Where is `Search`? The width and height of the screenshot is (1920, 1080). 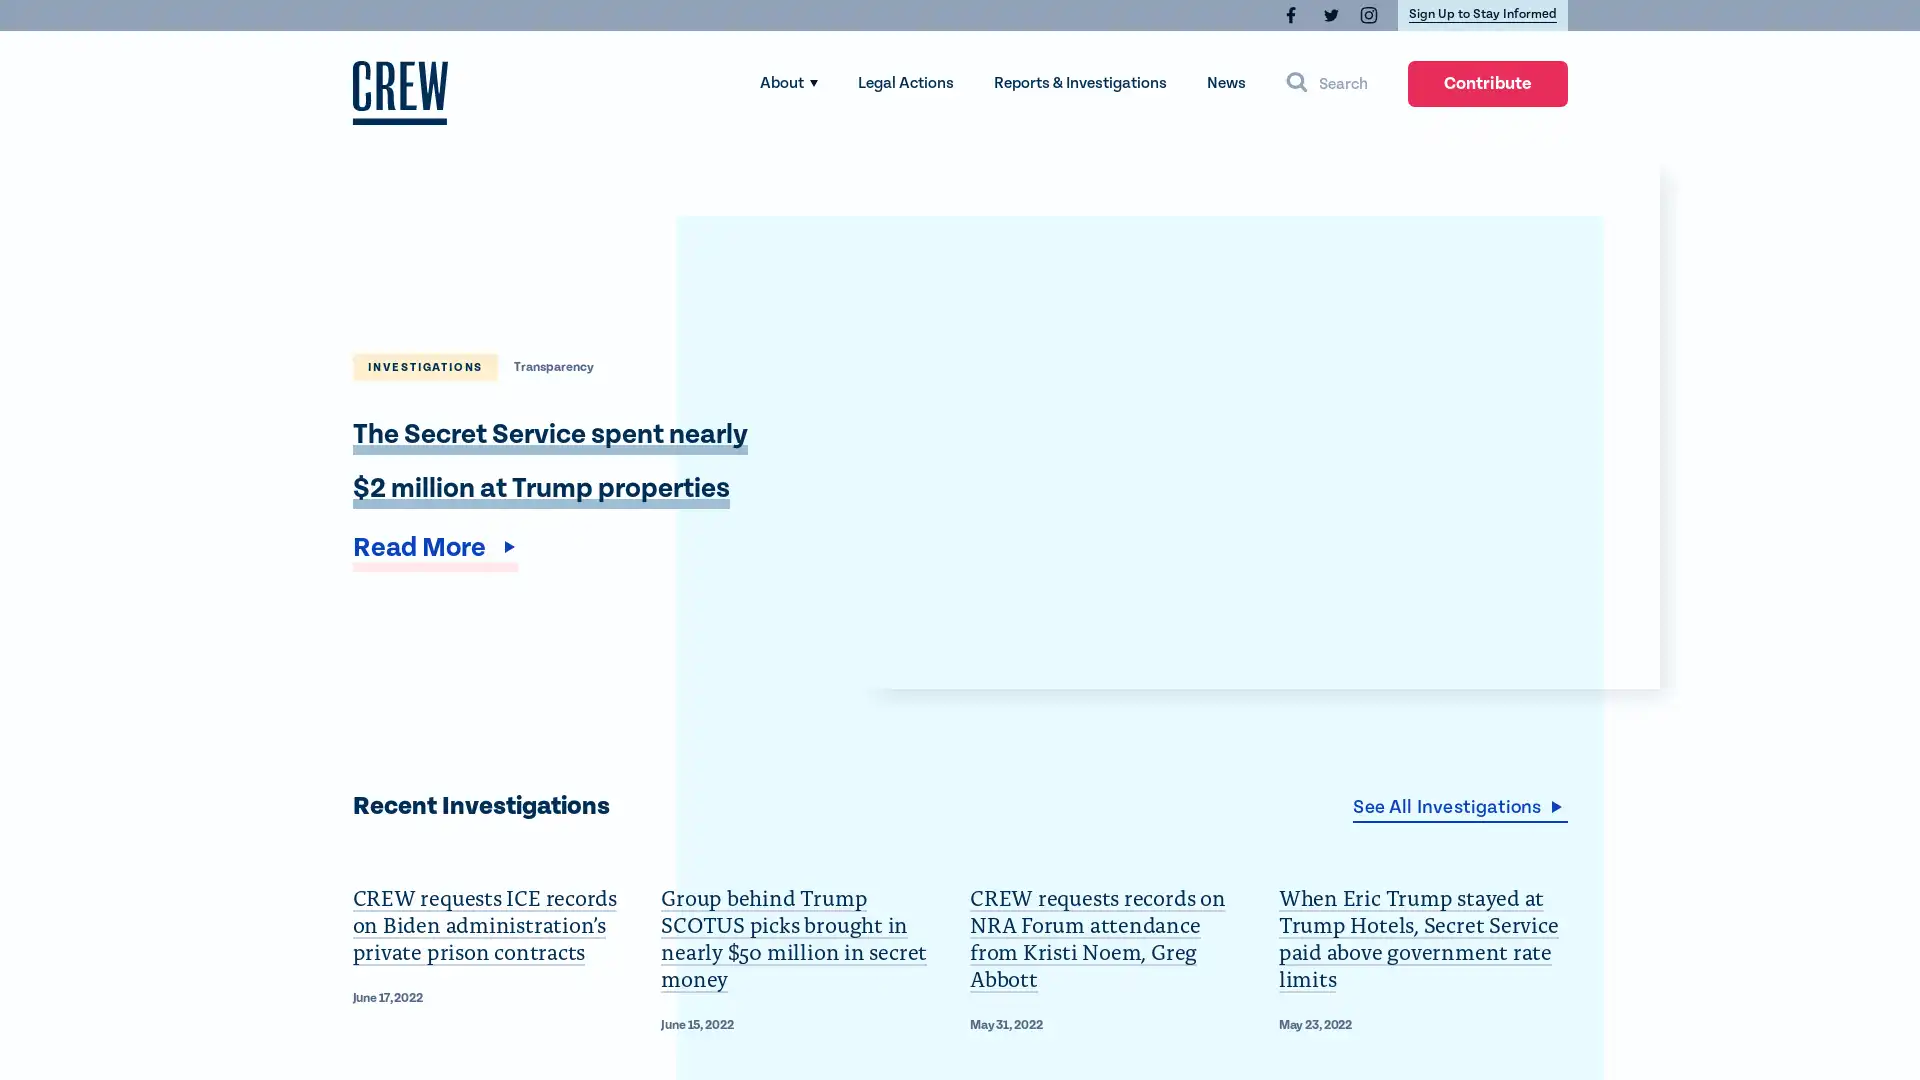 Search is located at coordinates (1326, 83).